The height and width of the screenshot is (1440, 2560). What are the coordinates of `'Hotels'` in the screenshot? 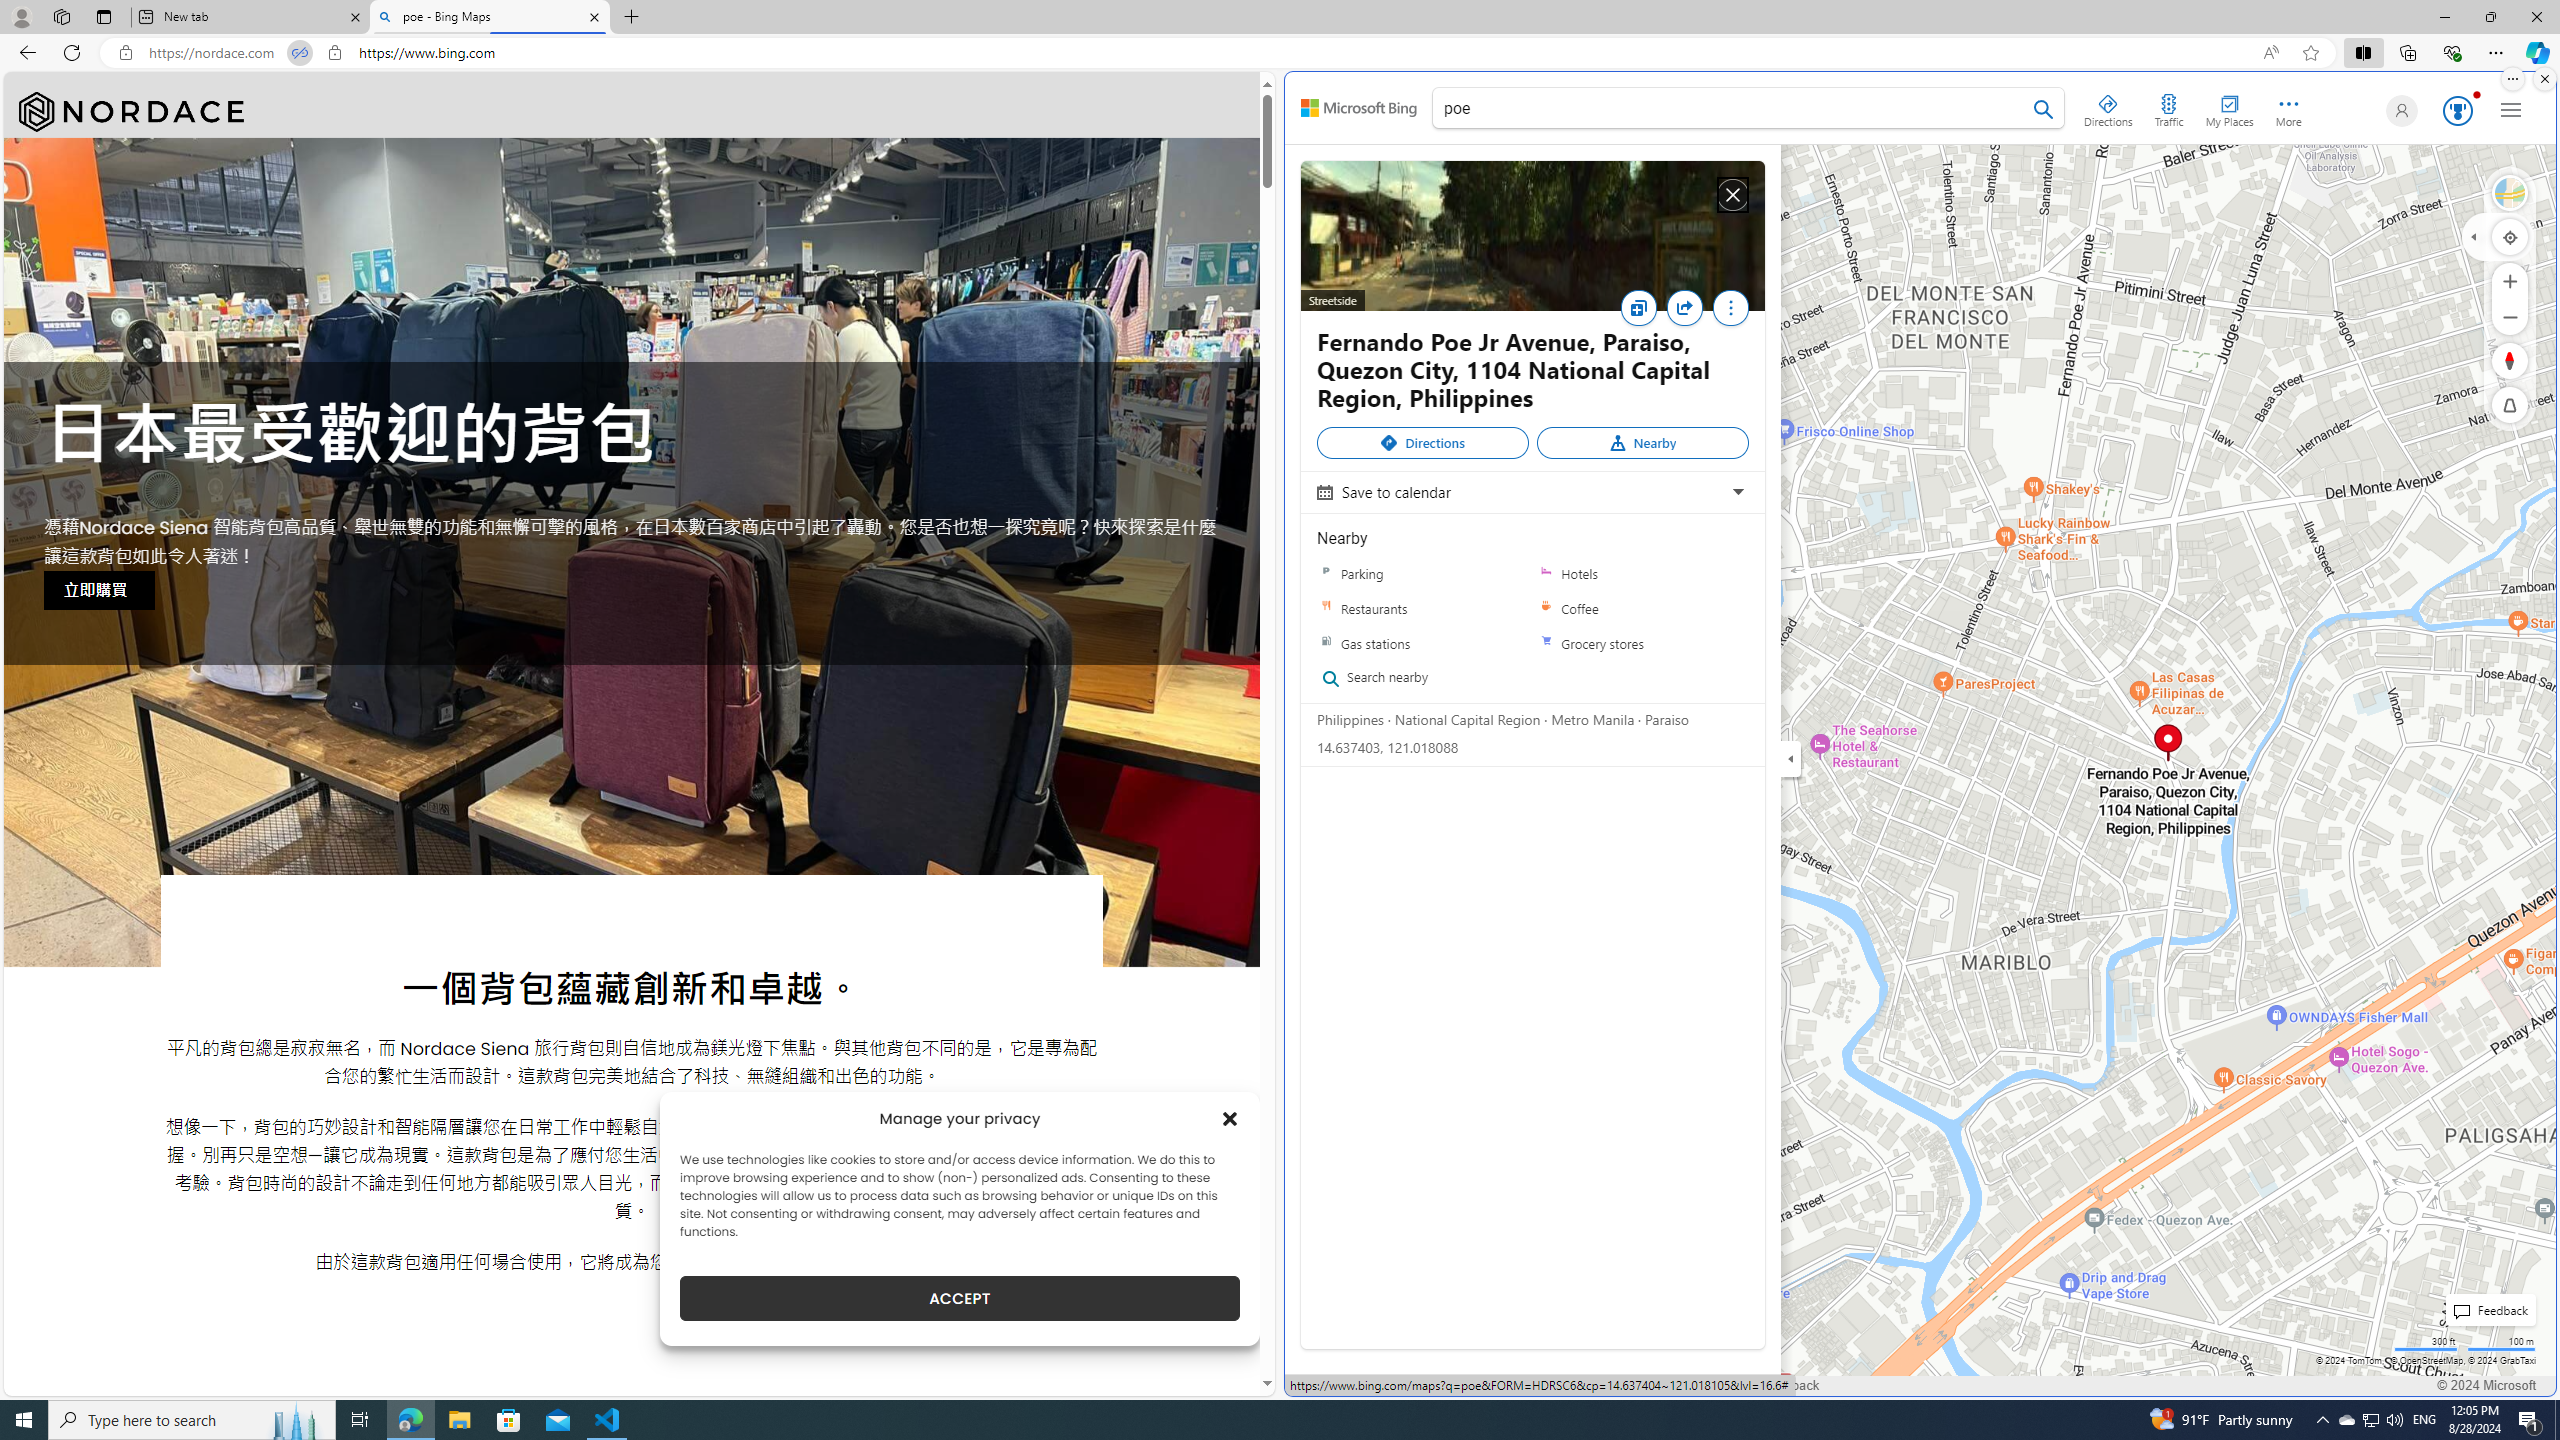 It's located at (1642, 572).